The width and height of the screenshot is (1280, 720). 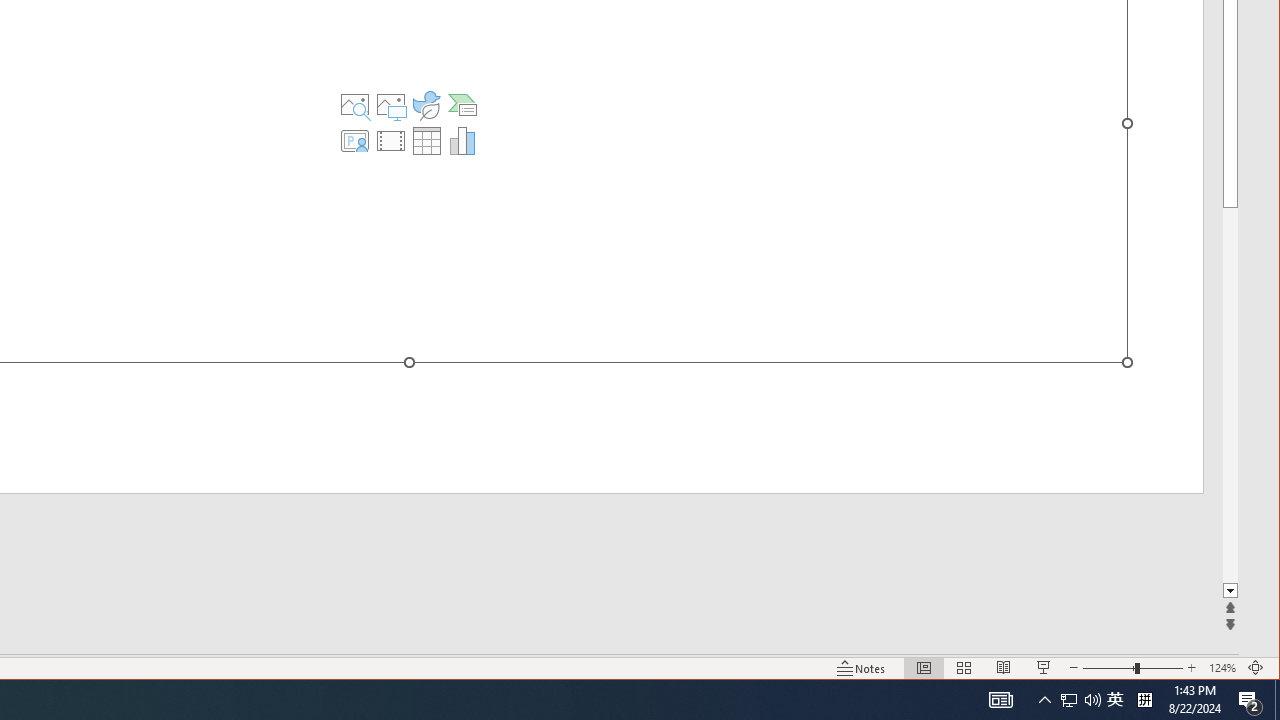 What do you see at coordinates (1044, 698) in the screenshot?
I see `'Notification Chevron'` at bounding box center [1044, 698].